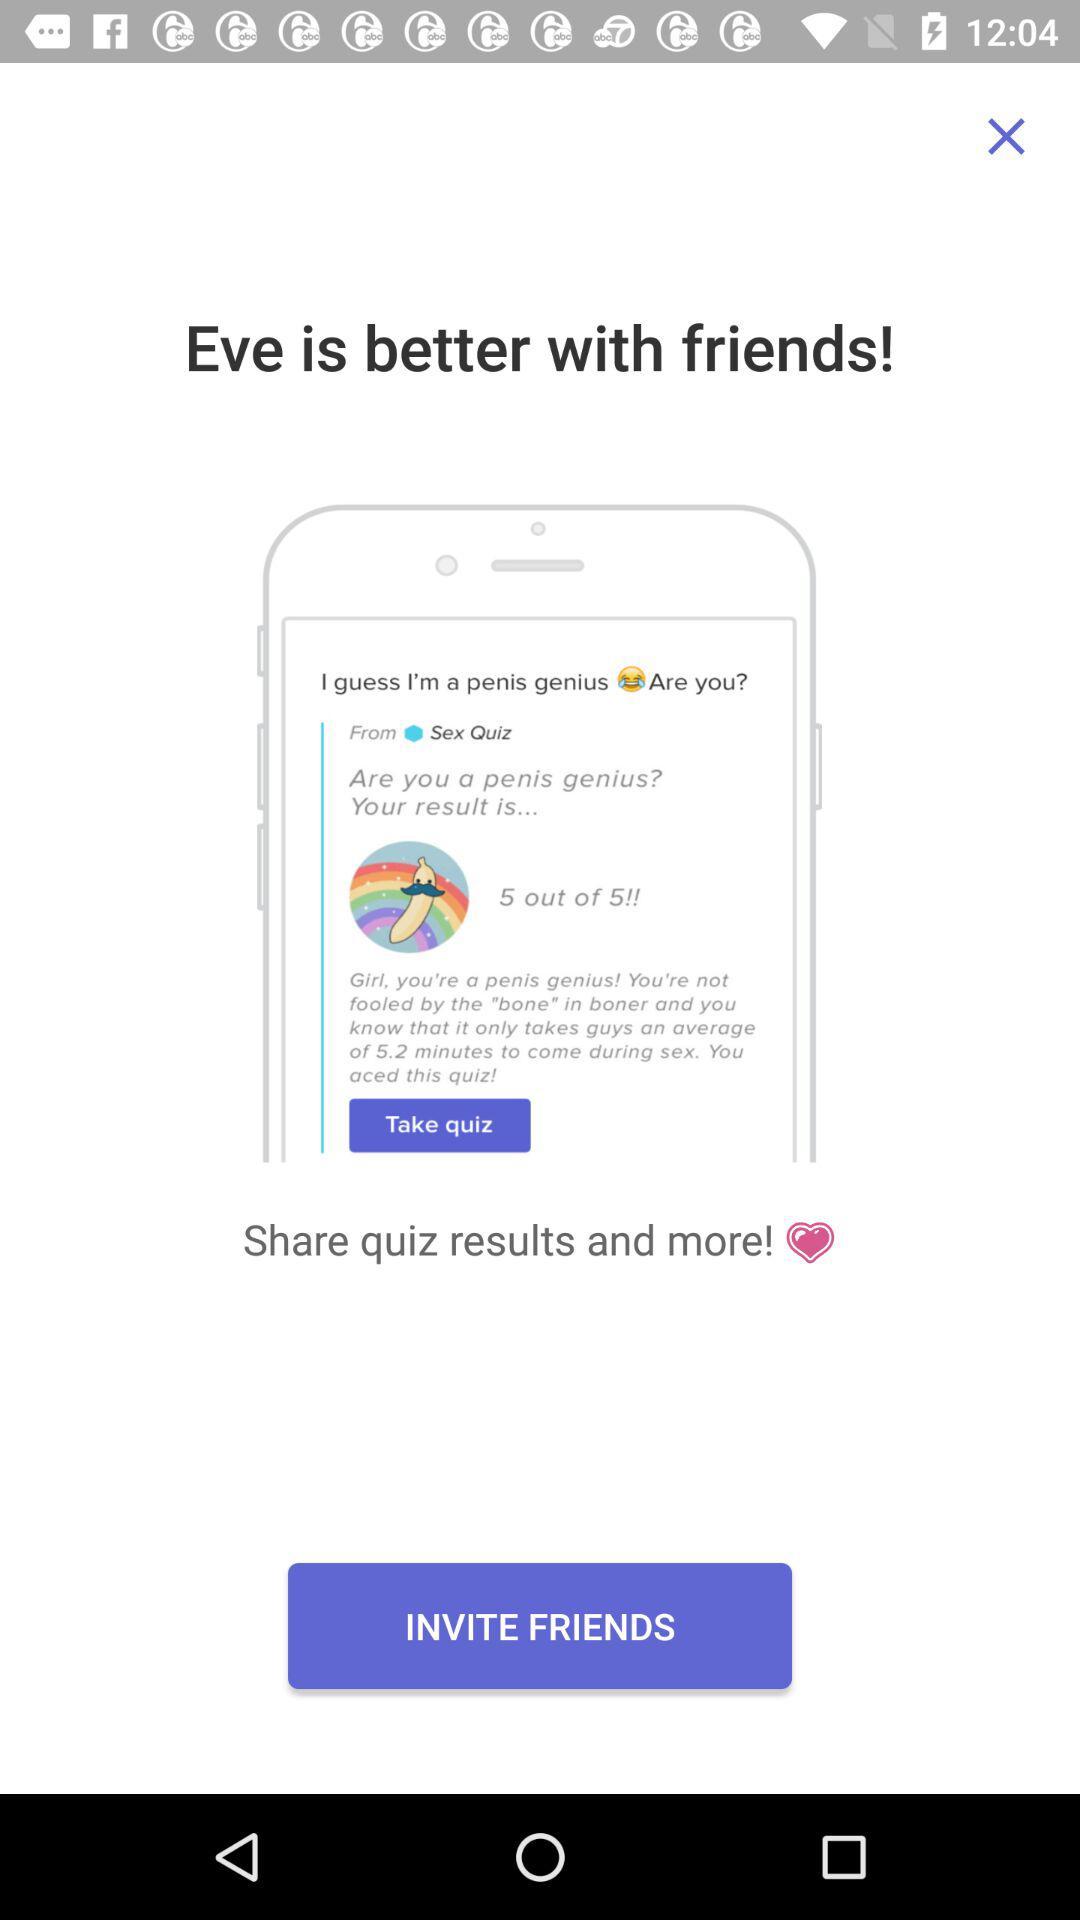 This screenshot has width=1080, height=1920. What do you see at coordinates (1006, 135) in the screenshot?
I see `the app` at bounding box center [1006, 135].